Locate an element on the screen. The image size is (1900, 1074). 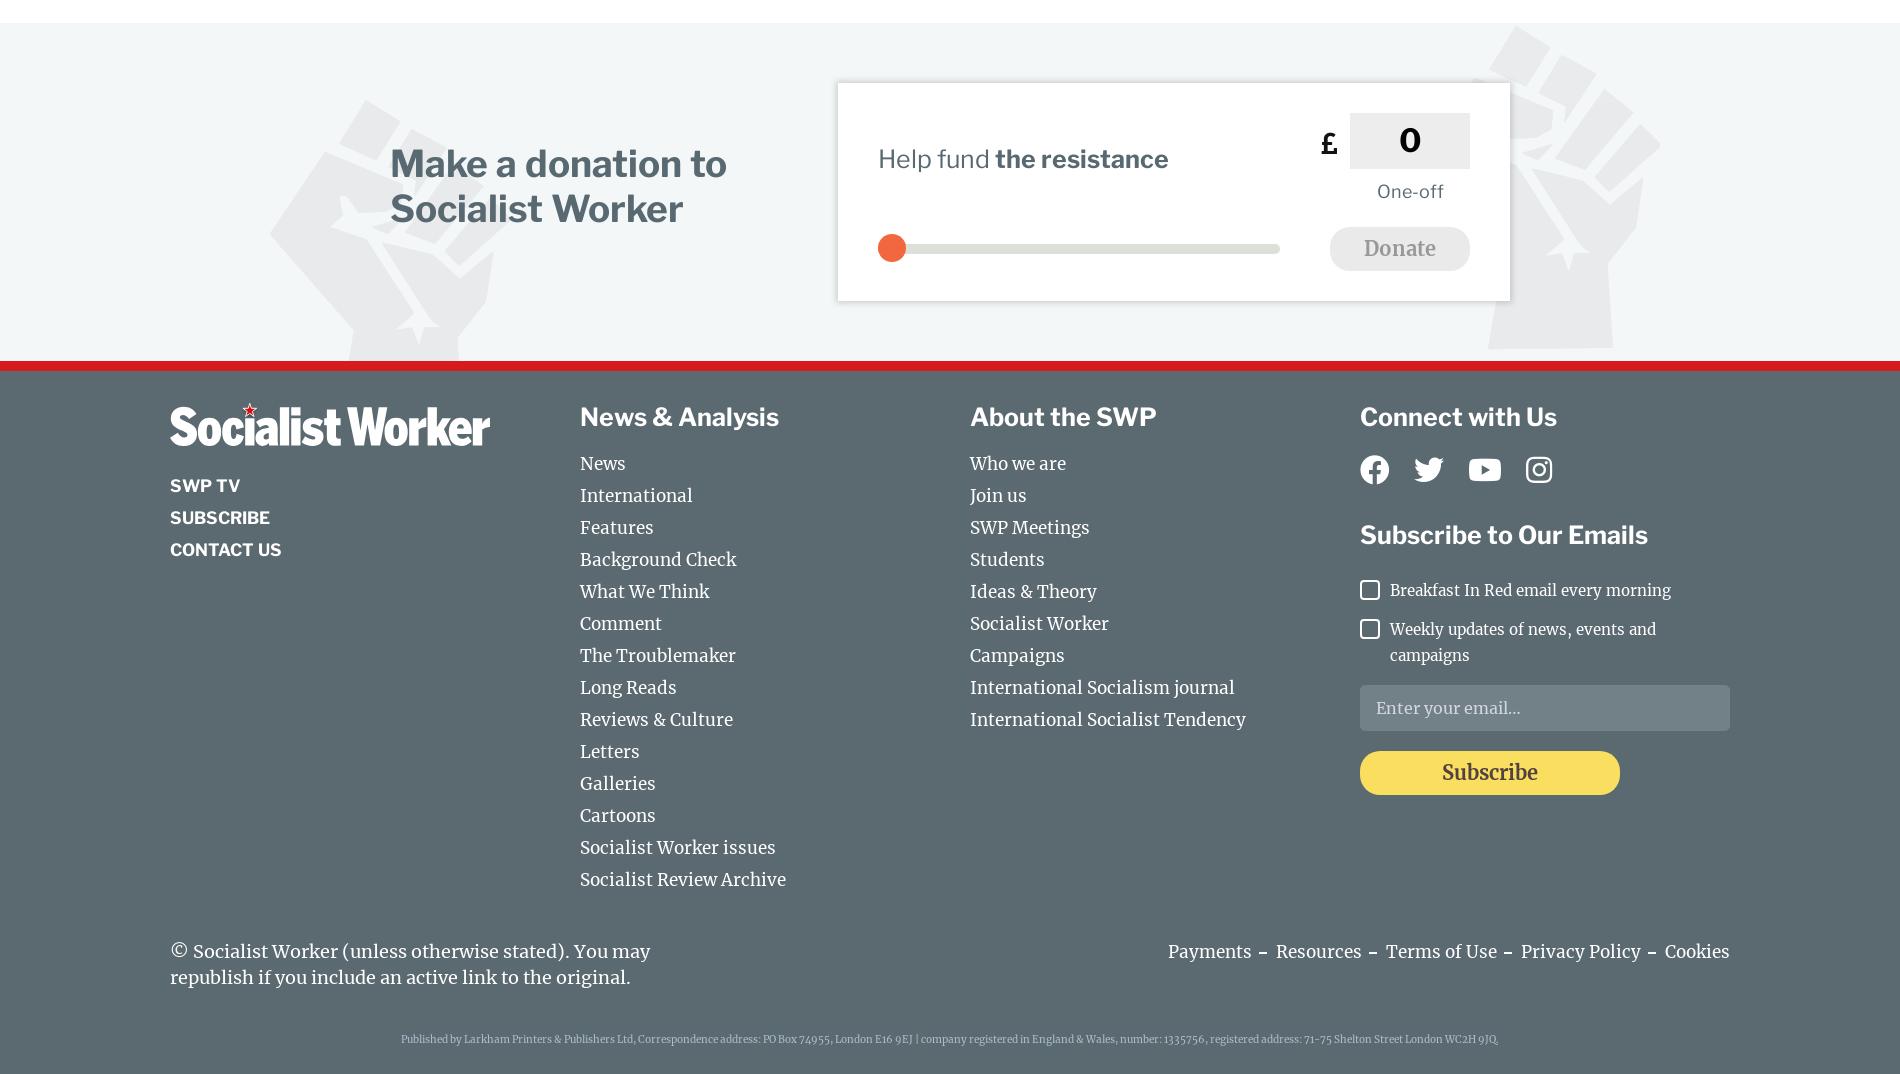
'Background Check' is located at coordinates (657, 558).